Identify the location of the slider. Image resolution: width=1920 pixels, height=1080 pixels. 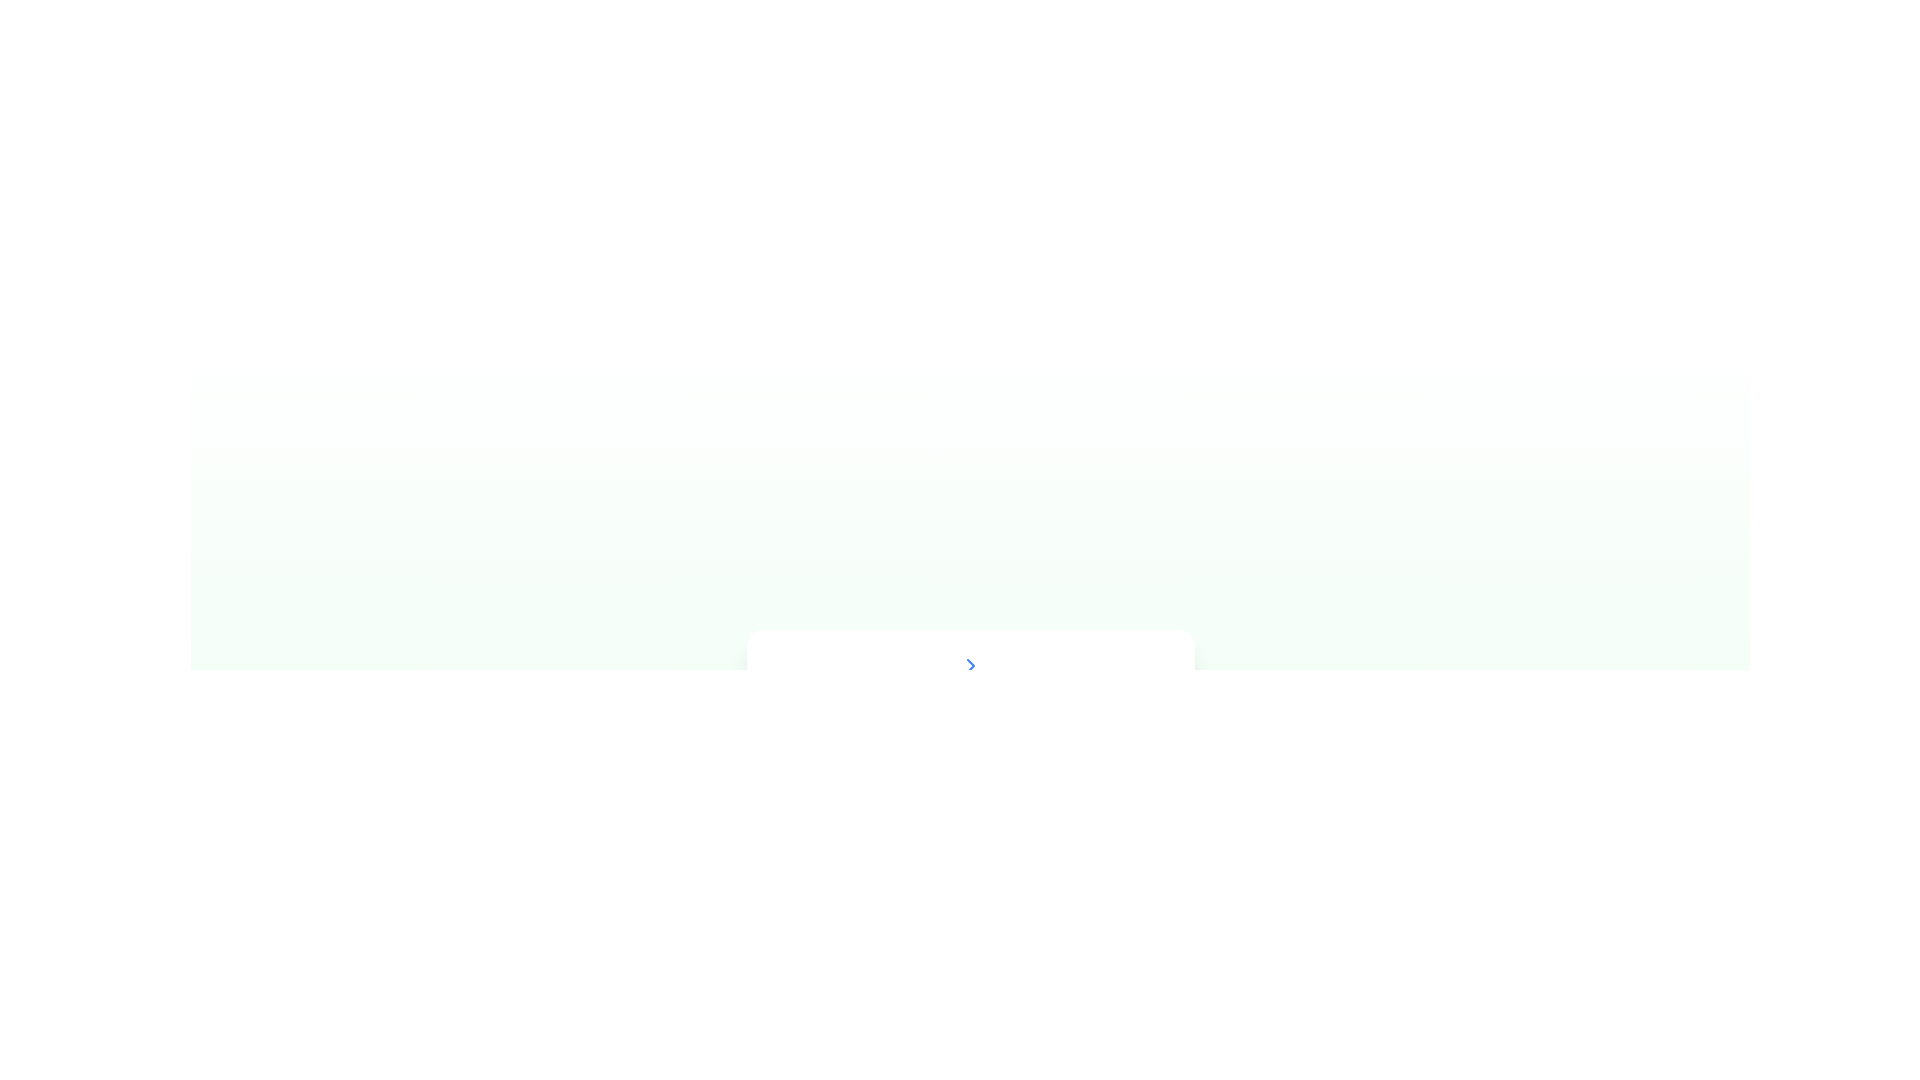
(1057, 1002).